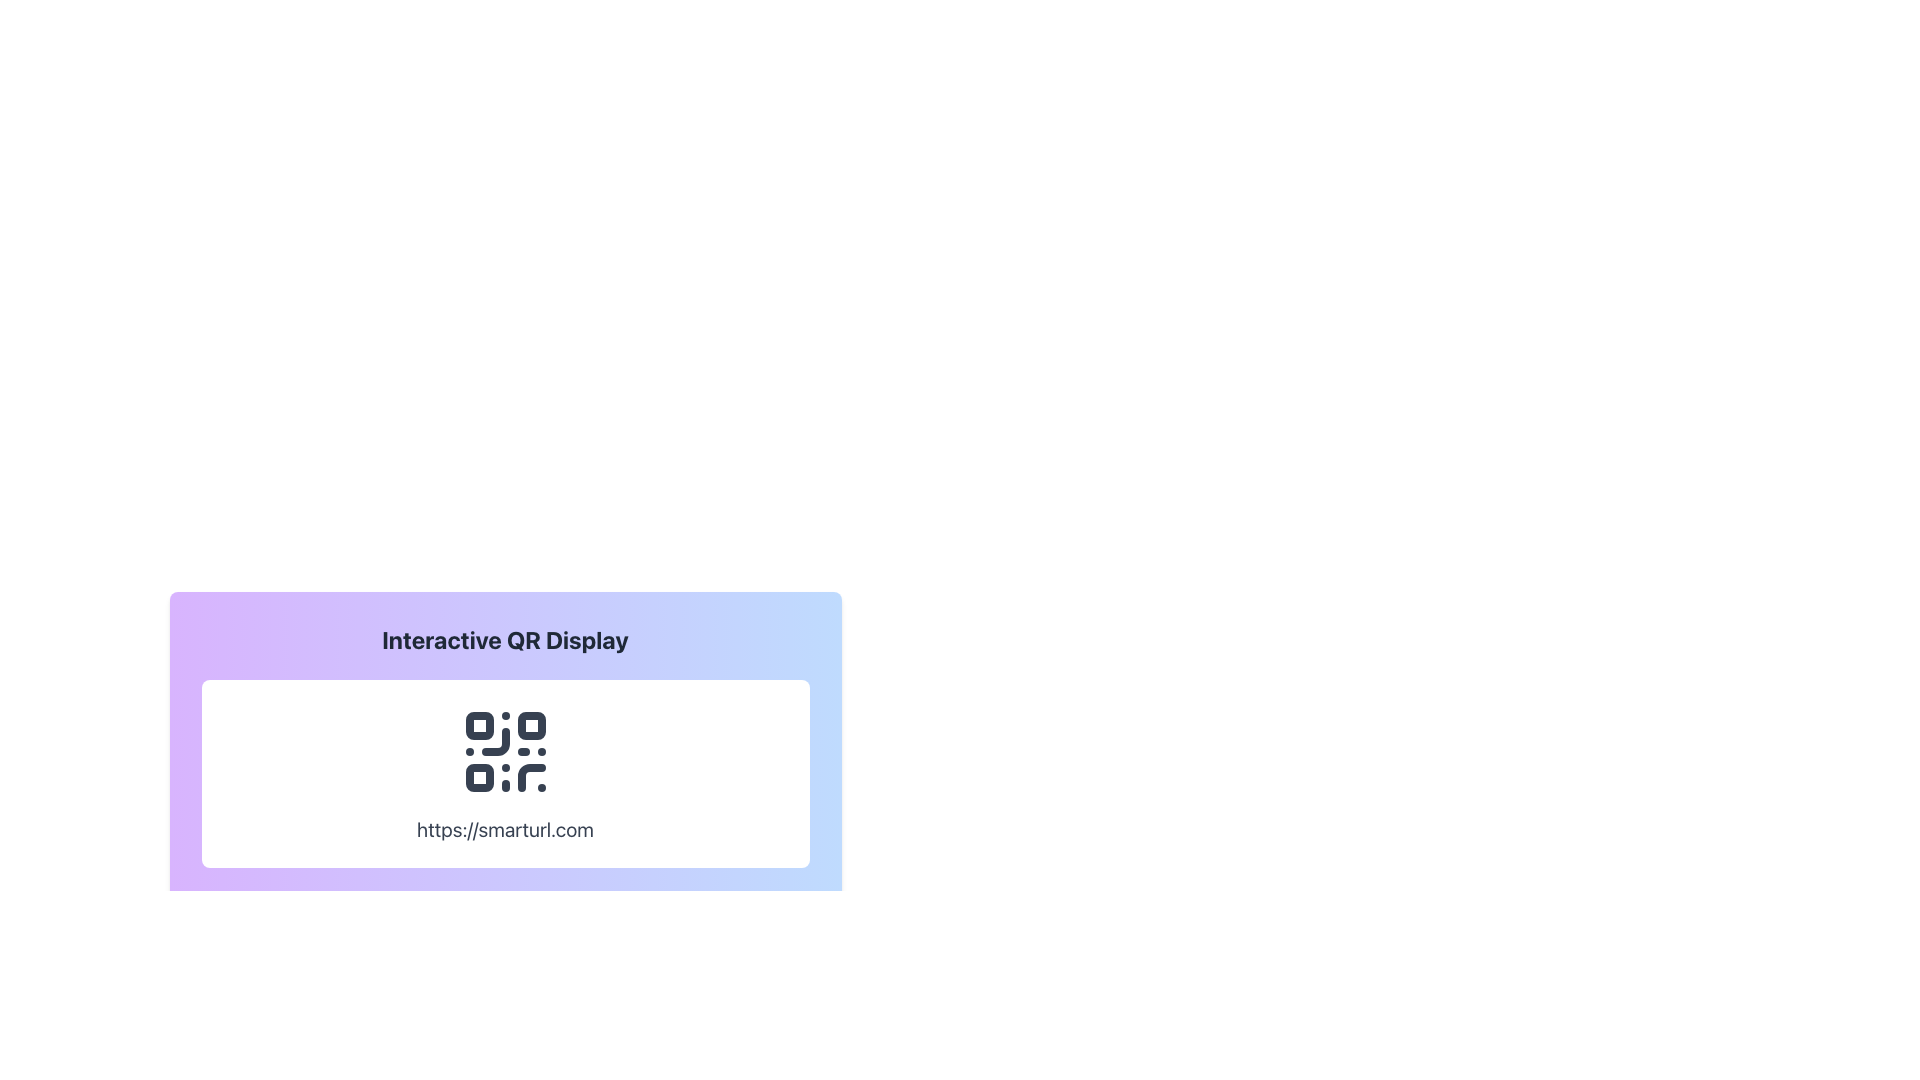 This screenshot has height=1080, width=1920. I want to click on the static text label that reads 'Interactive QR Display', which is styled in bold, large font with dark gray color on a light gradient background, so click(505, 640).